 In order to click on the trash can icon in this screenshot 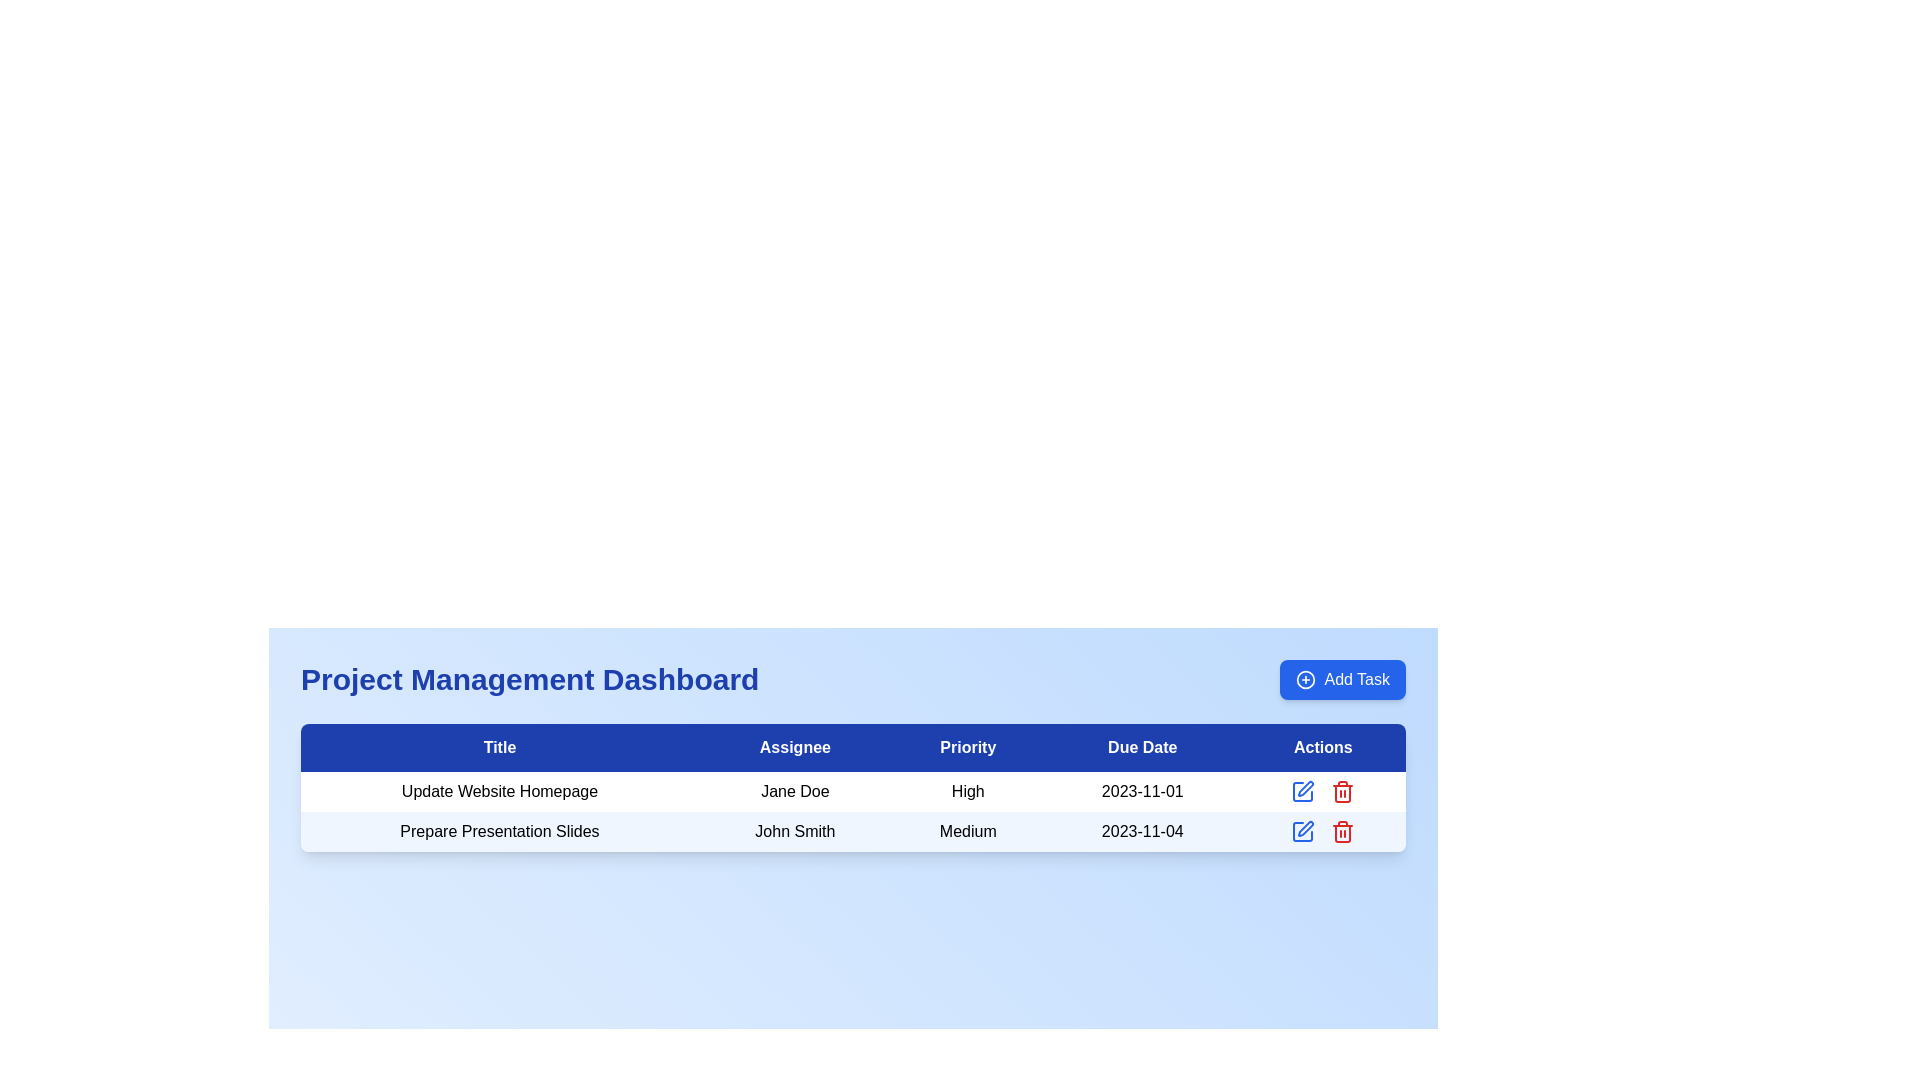, I will do `click(1343, 832)`.